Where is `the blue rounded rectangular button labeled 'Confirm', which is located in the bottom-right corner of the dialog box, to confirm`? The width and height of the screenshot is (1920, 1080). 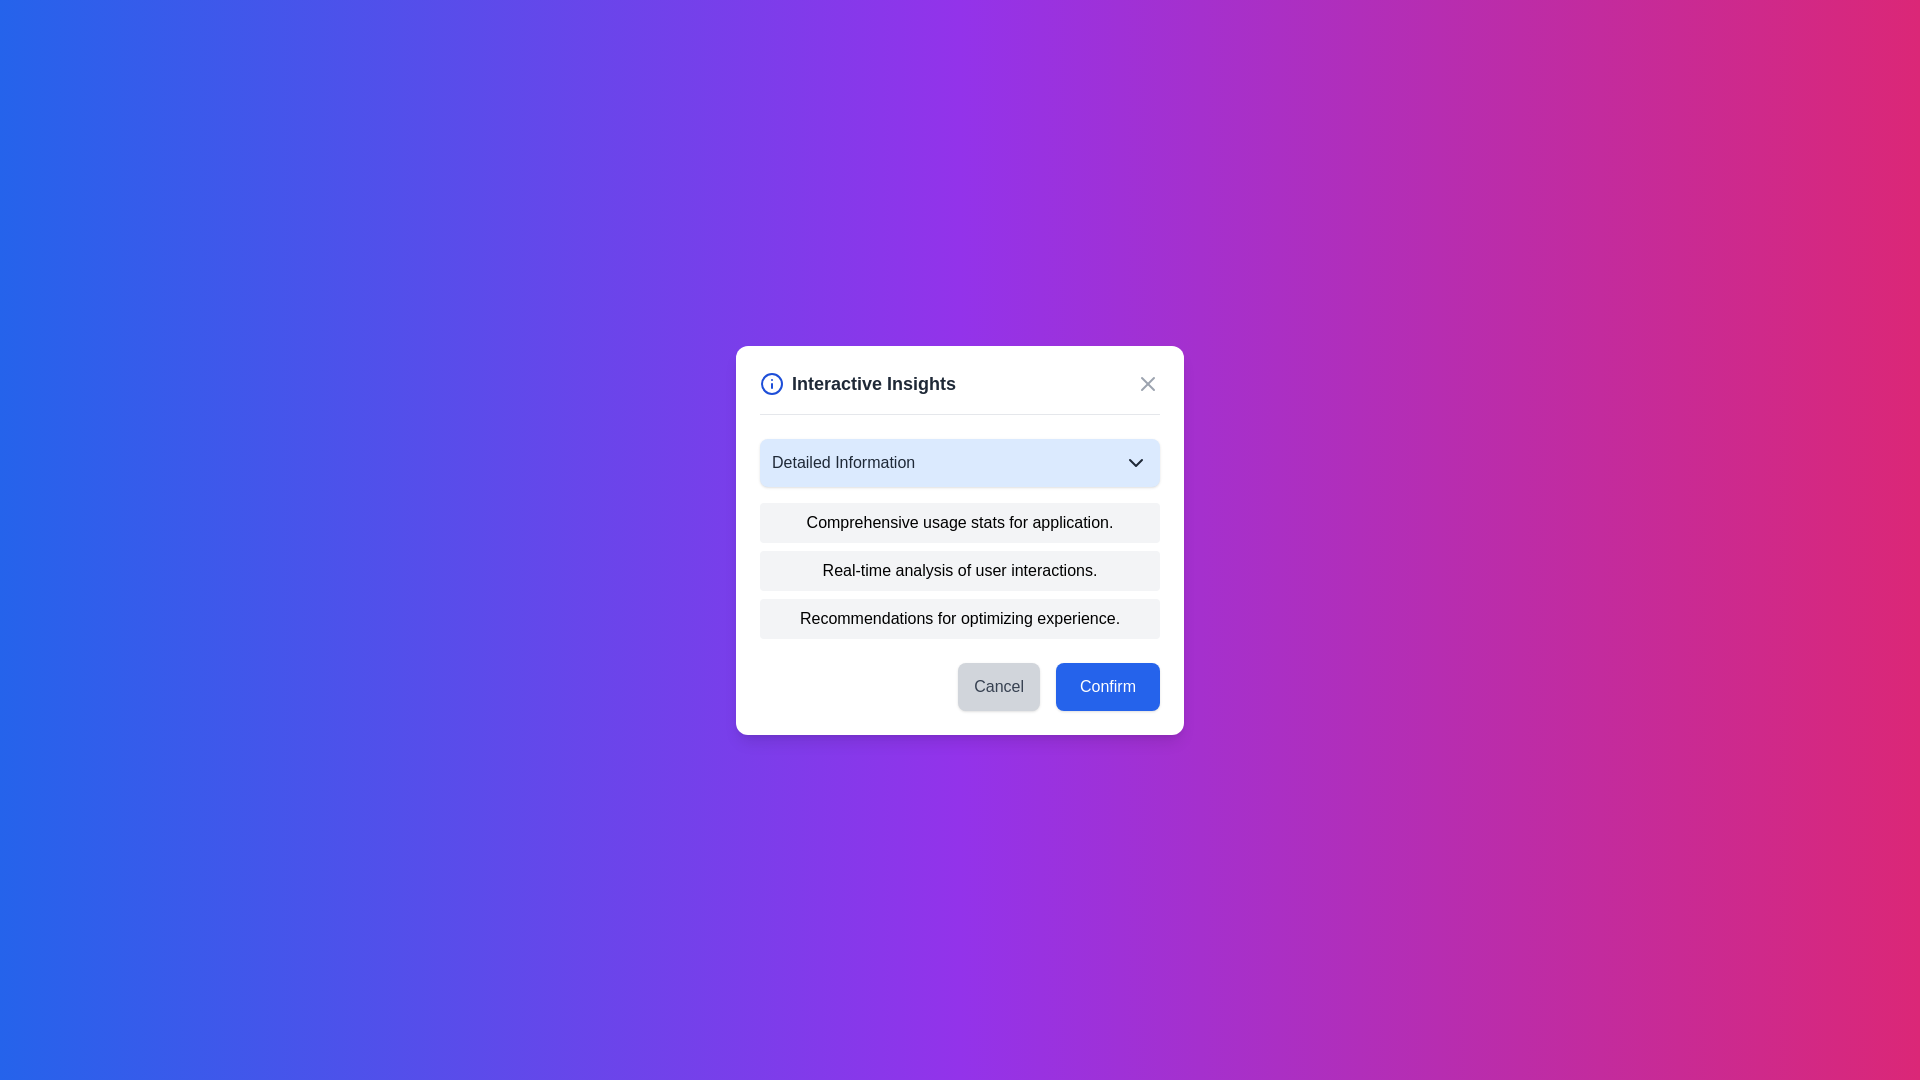 the blue rounded rectangular button labeled 'Confirm', which is located in the bottom-right corner of the dialog box, to confirm is located at coordinates (1107, 685).